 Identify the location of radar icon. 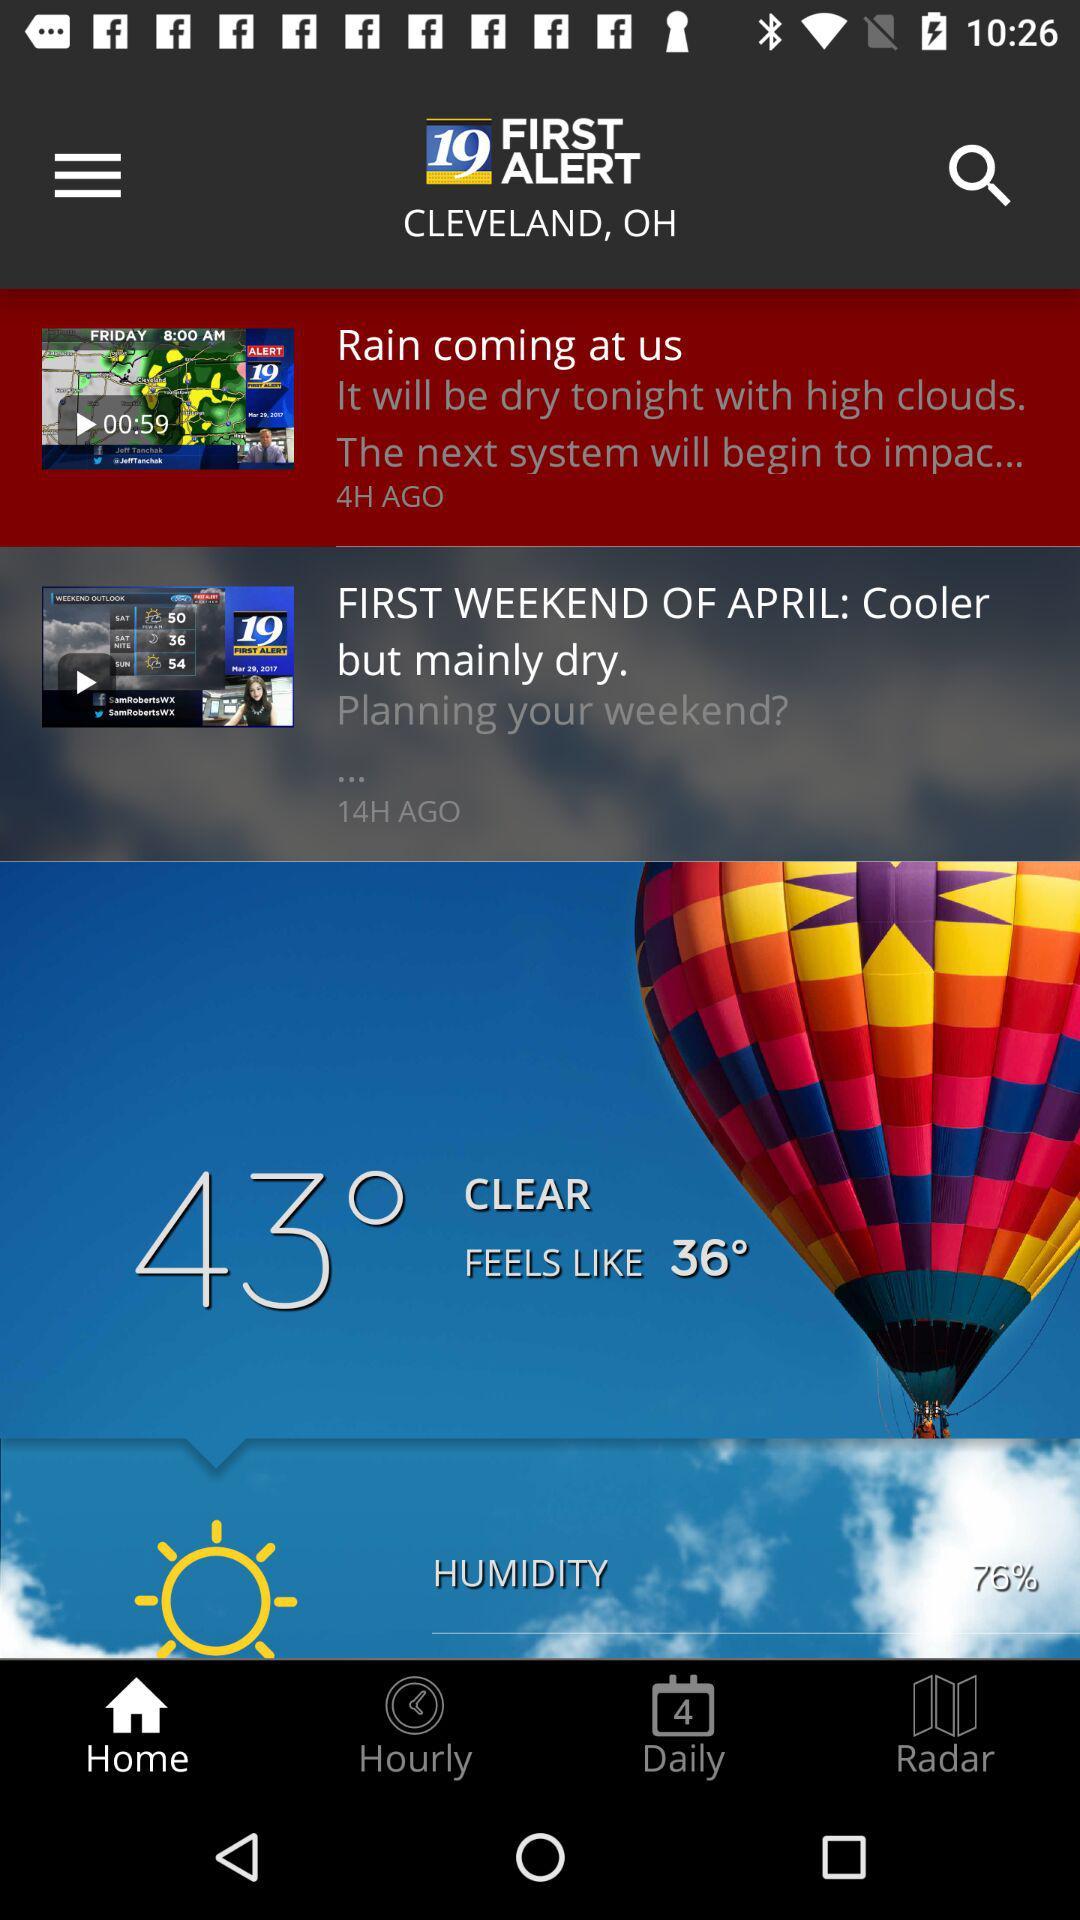
(945, 1726).